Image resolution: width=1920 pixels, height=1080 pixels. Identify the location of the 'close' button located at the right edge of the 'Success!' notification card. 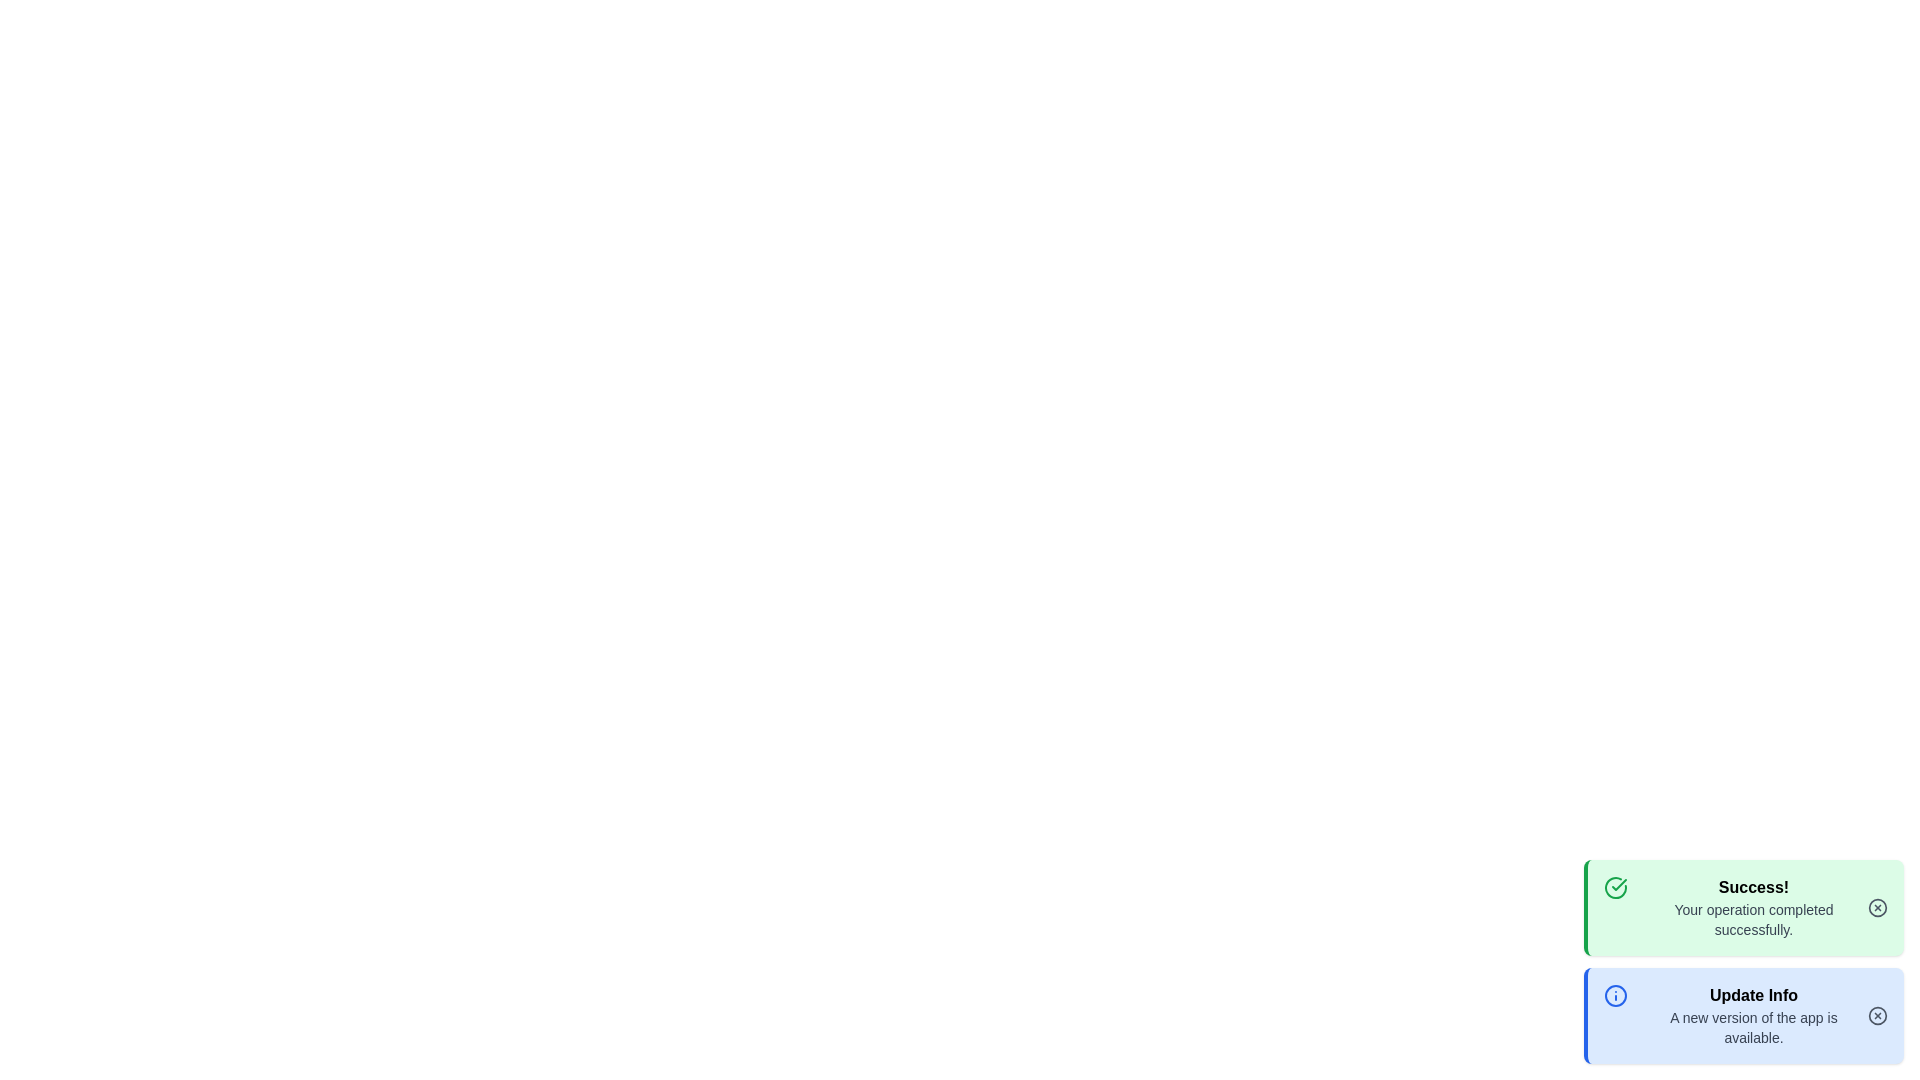
(1876, 907).